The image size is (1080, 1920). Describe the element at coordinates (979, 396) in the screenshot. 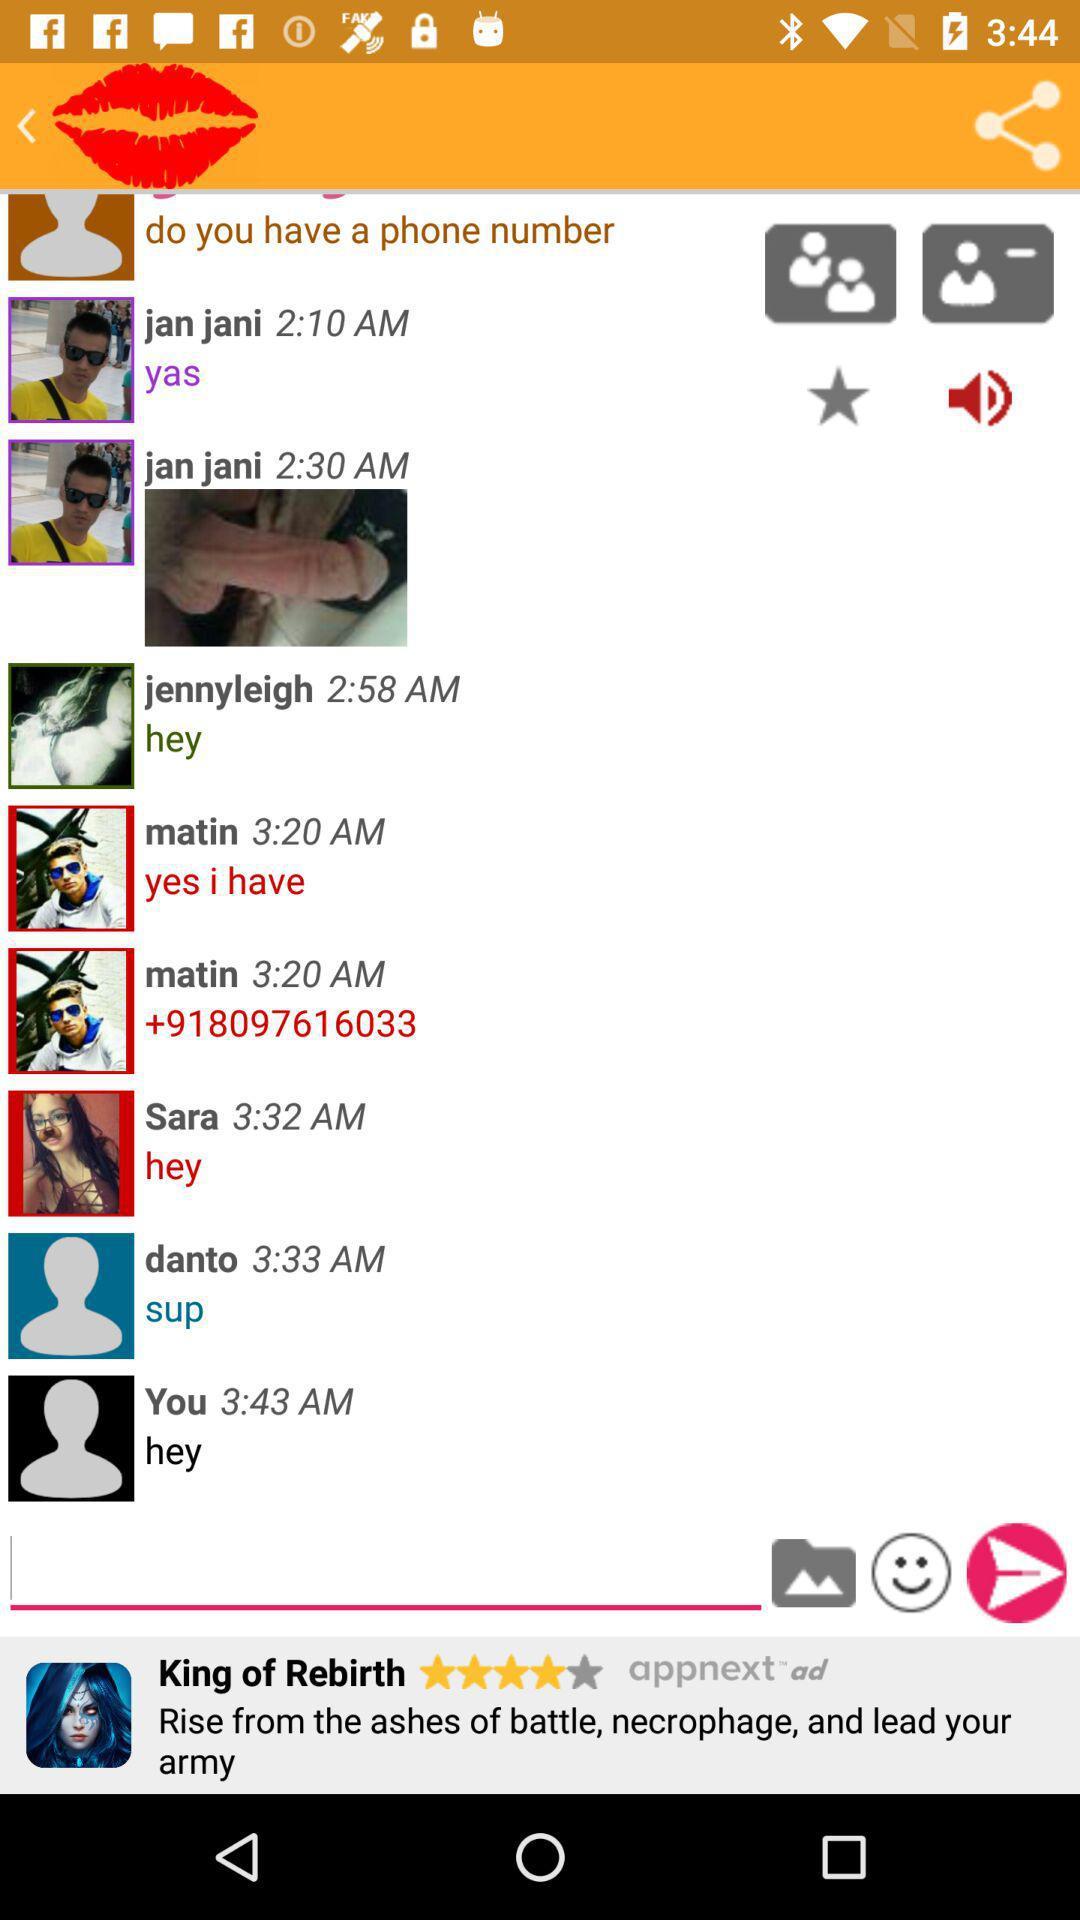

I see `the volume icon` at that location.